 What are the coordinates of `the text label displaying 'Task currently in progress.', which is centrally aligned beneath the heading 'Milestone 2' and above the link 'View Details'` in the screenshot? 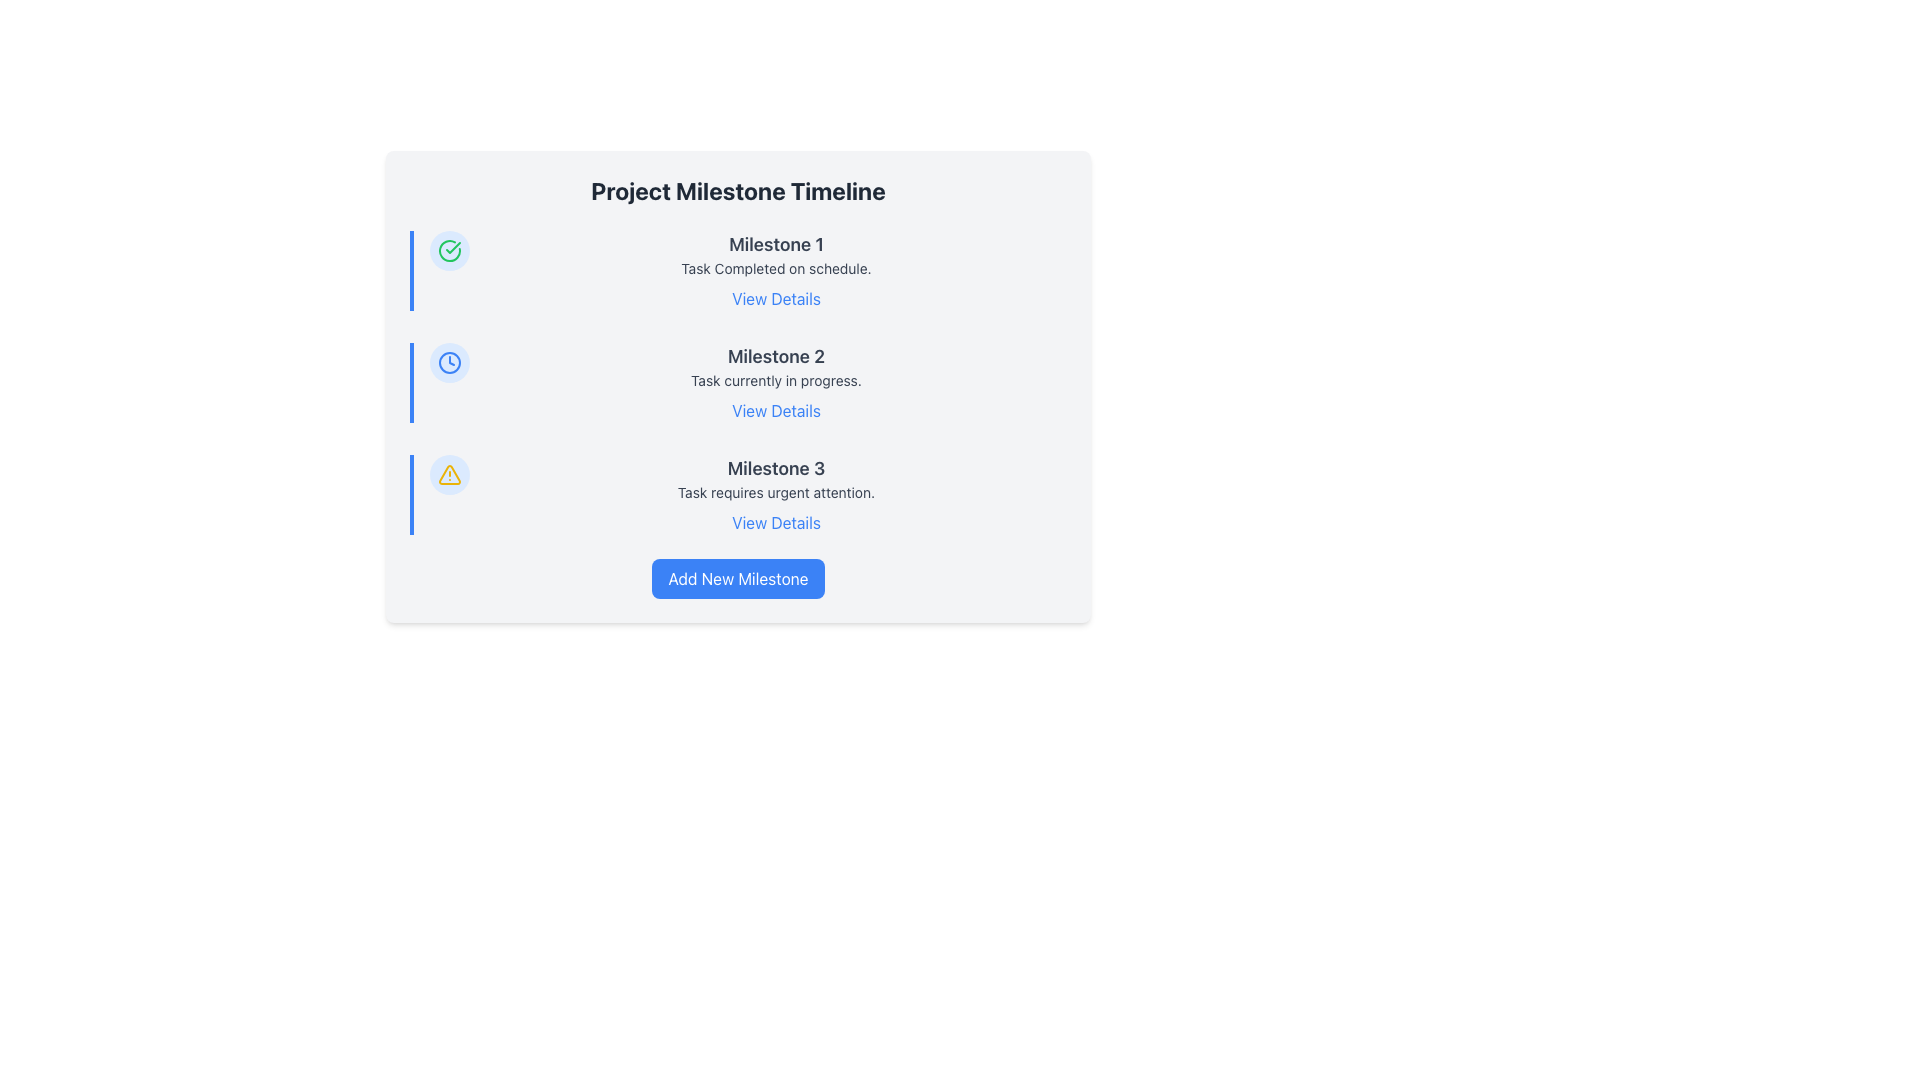 It's located at (775, 381).